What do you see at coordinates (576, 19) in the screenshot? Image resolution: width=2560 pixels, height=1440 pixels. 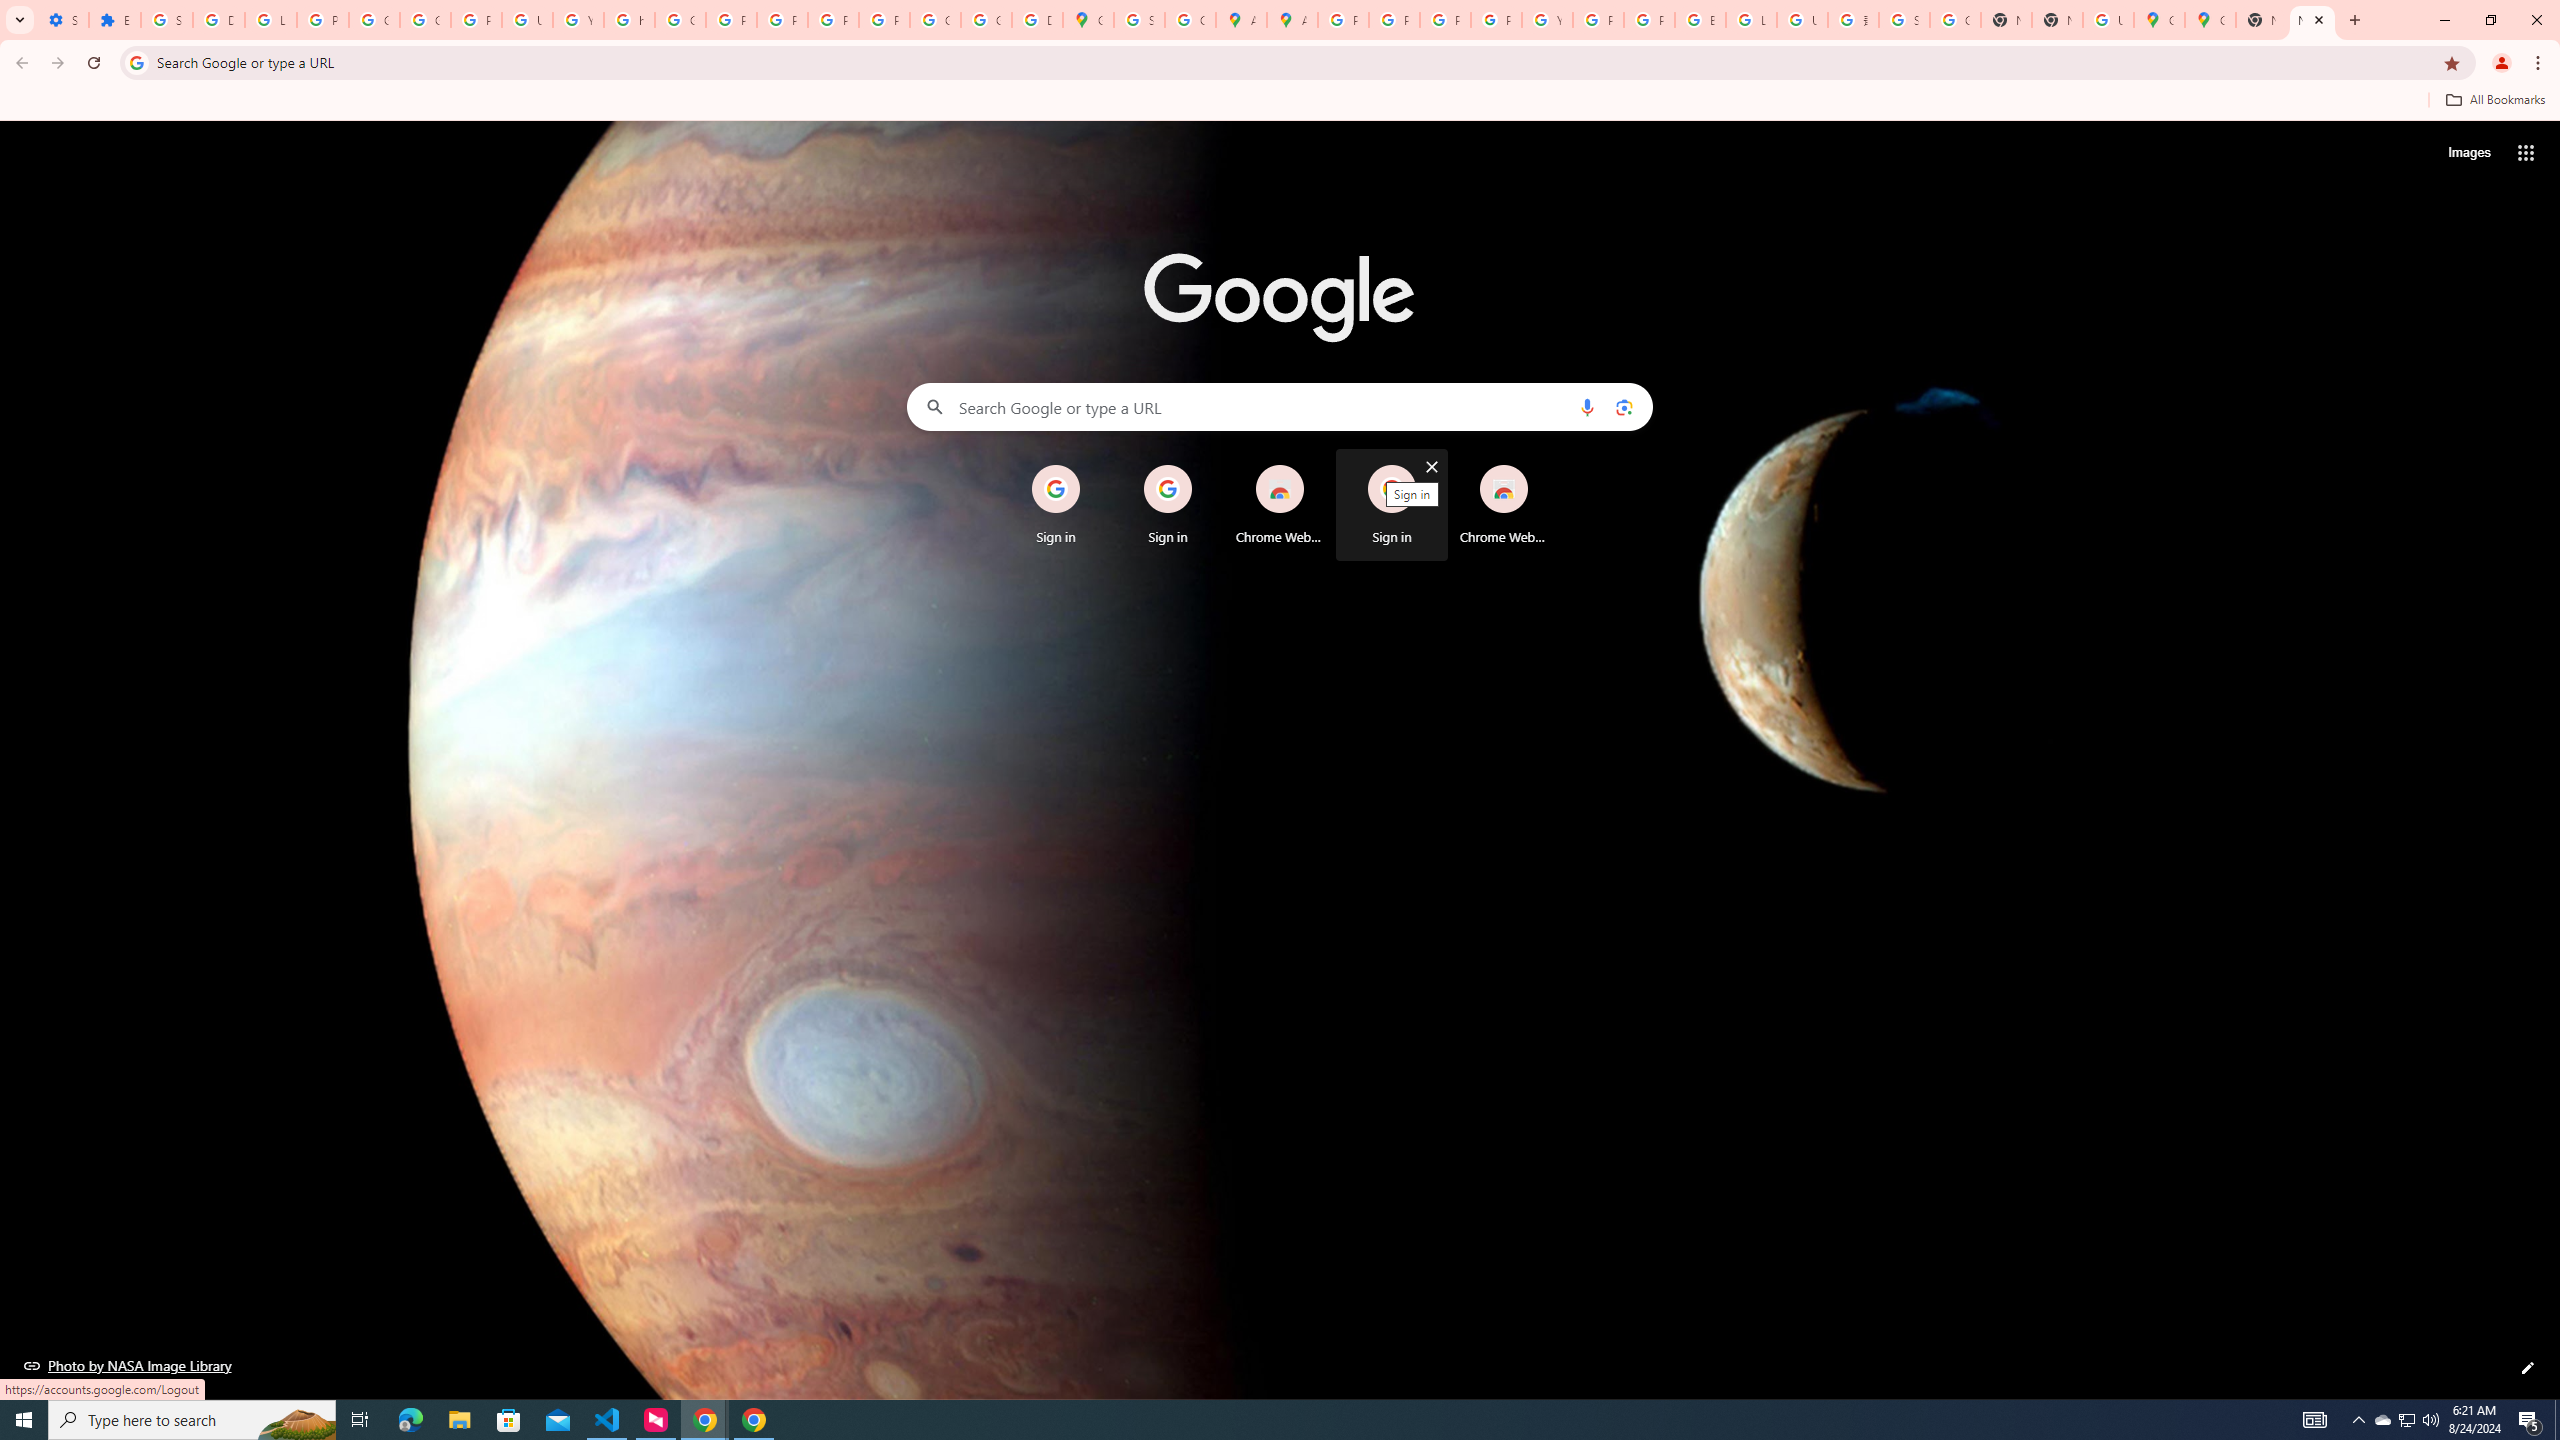 I see `'YouTube'` at bounding box center [576, 19].